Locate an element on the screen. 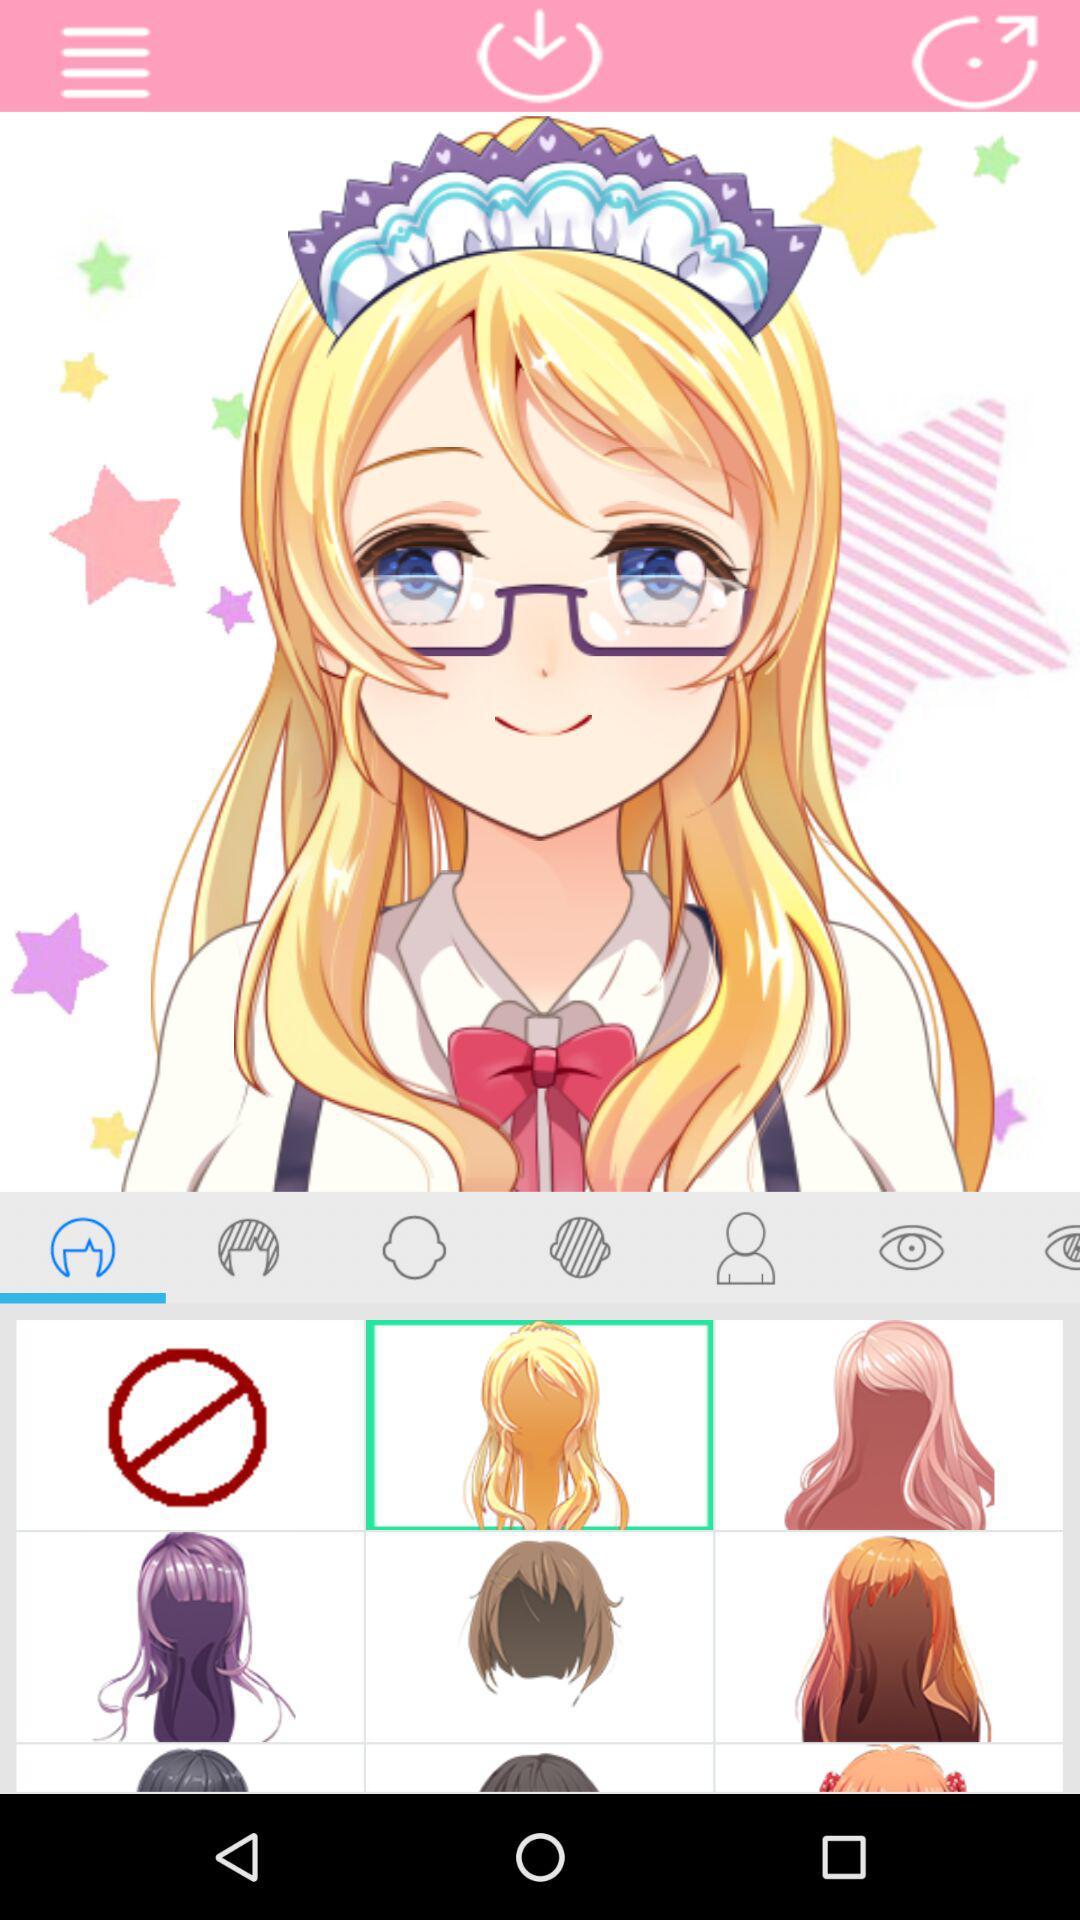  the image which is in the second row third column is located at coordinates (888, 1636).